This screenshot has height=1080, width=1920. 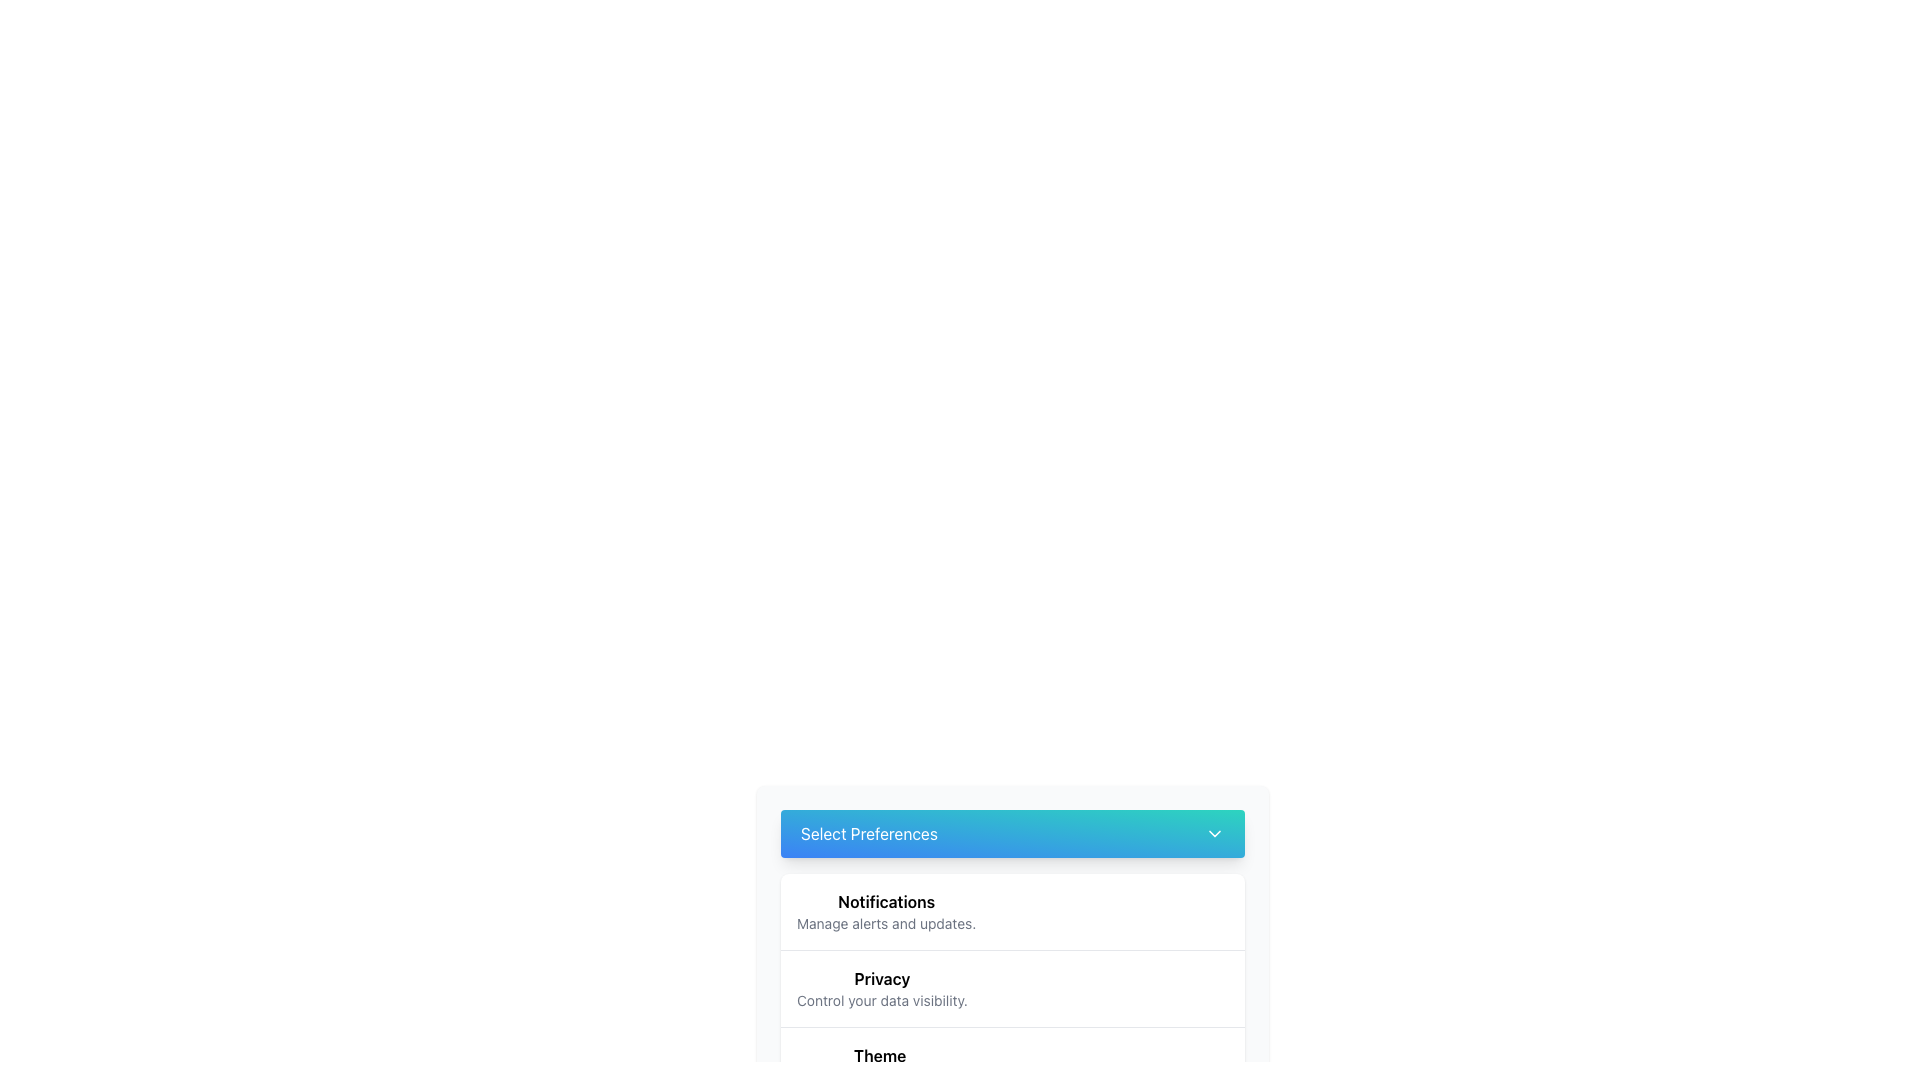 What do you see at coordinates (880, 1055) in the screenshot?
I see `the 'Theme' text label which is styled in bold and medium font, located at the top of the descriptive group for selecting light or dark mode` at bounding box center [880, 1055].